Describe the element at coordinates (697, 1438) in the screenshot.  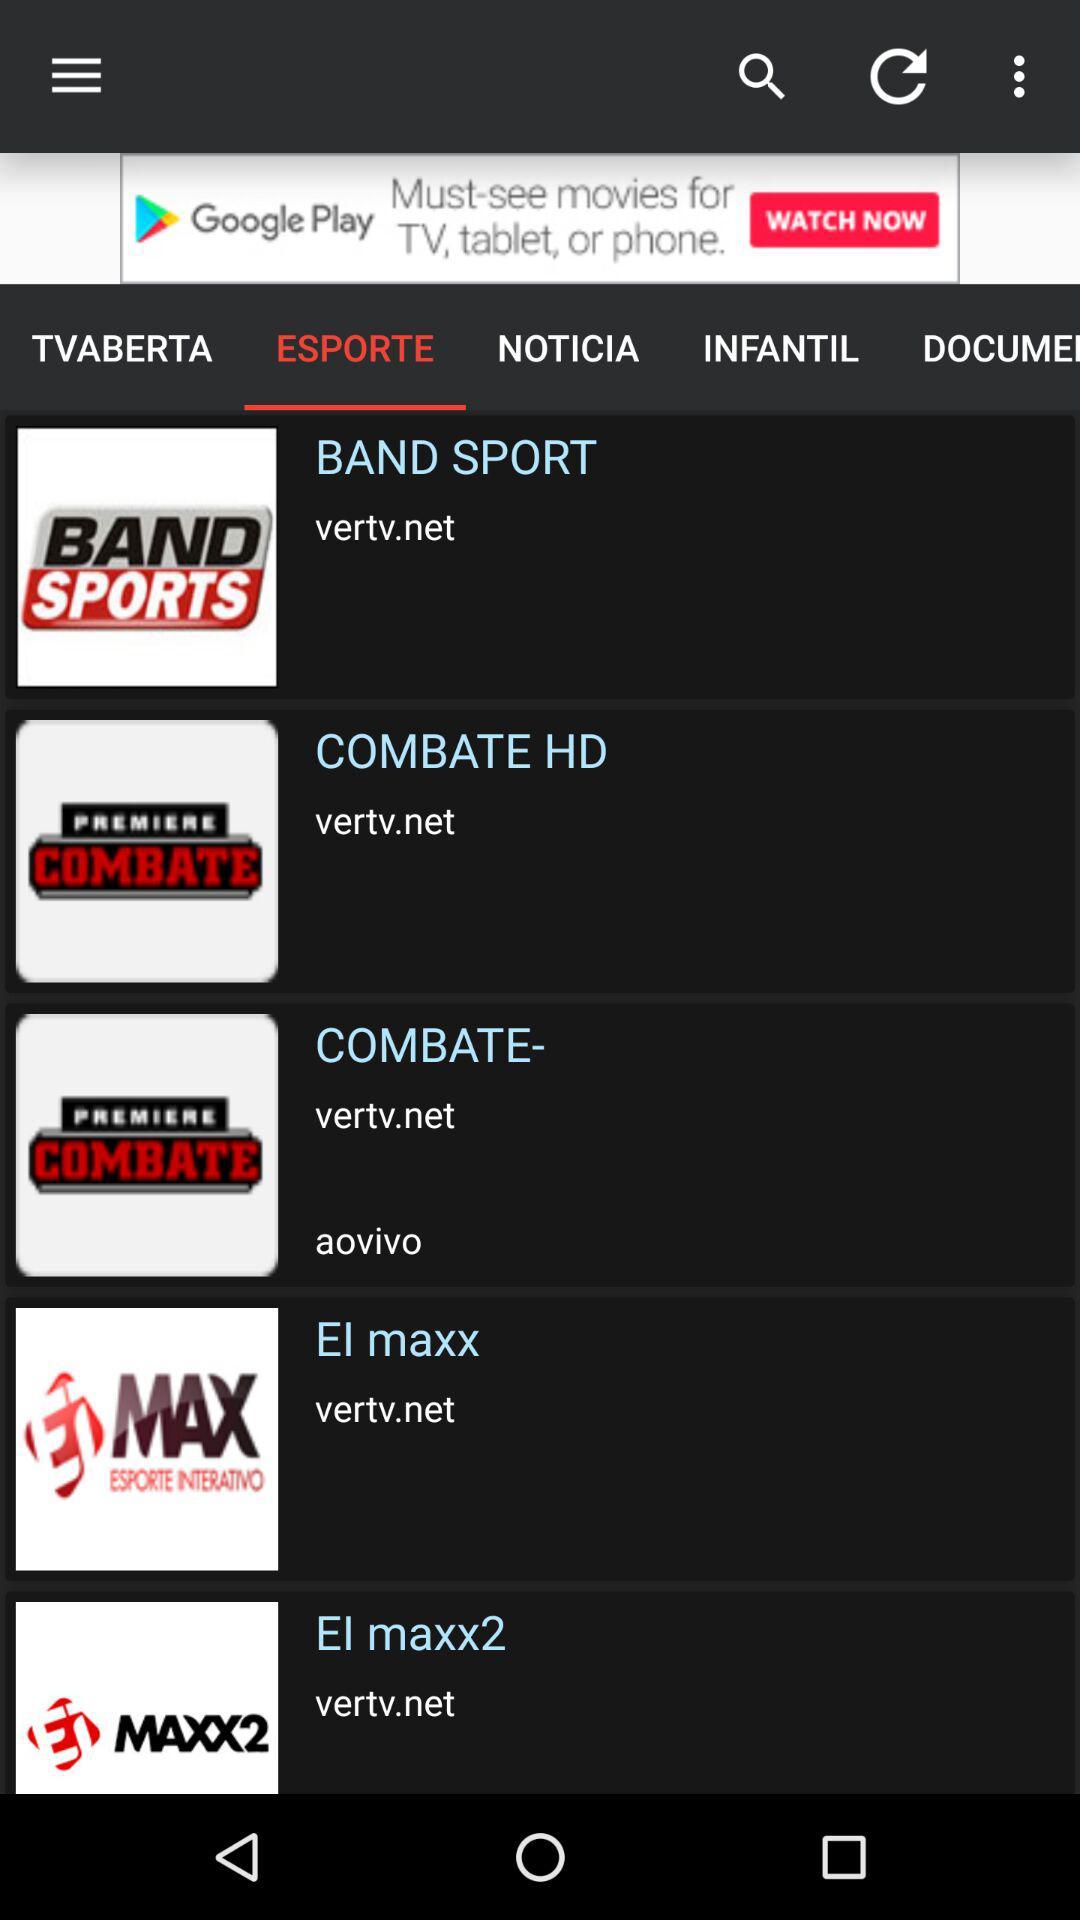
I see `text above the ei maxx2 vertvnet` at that location.